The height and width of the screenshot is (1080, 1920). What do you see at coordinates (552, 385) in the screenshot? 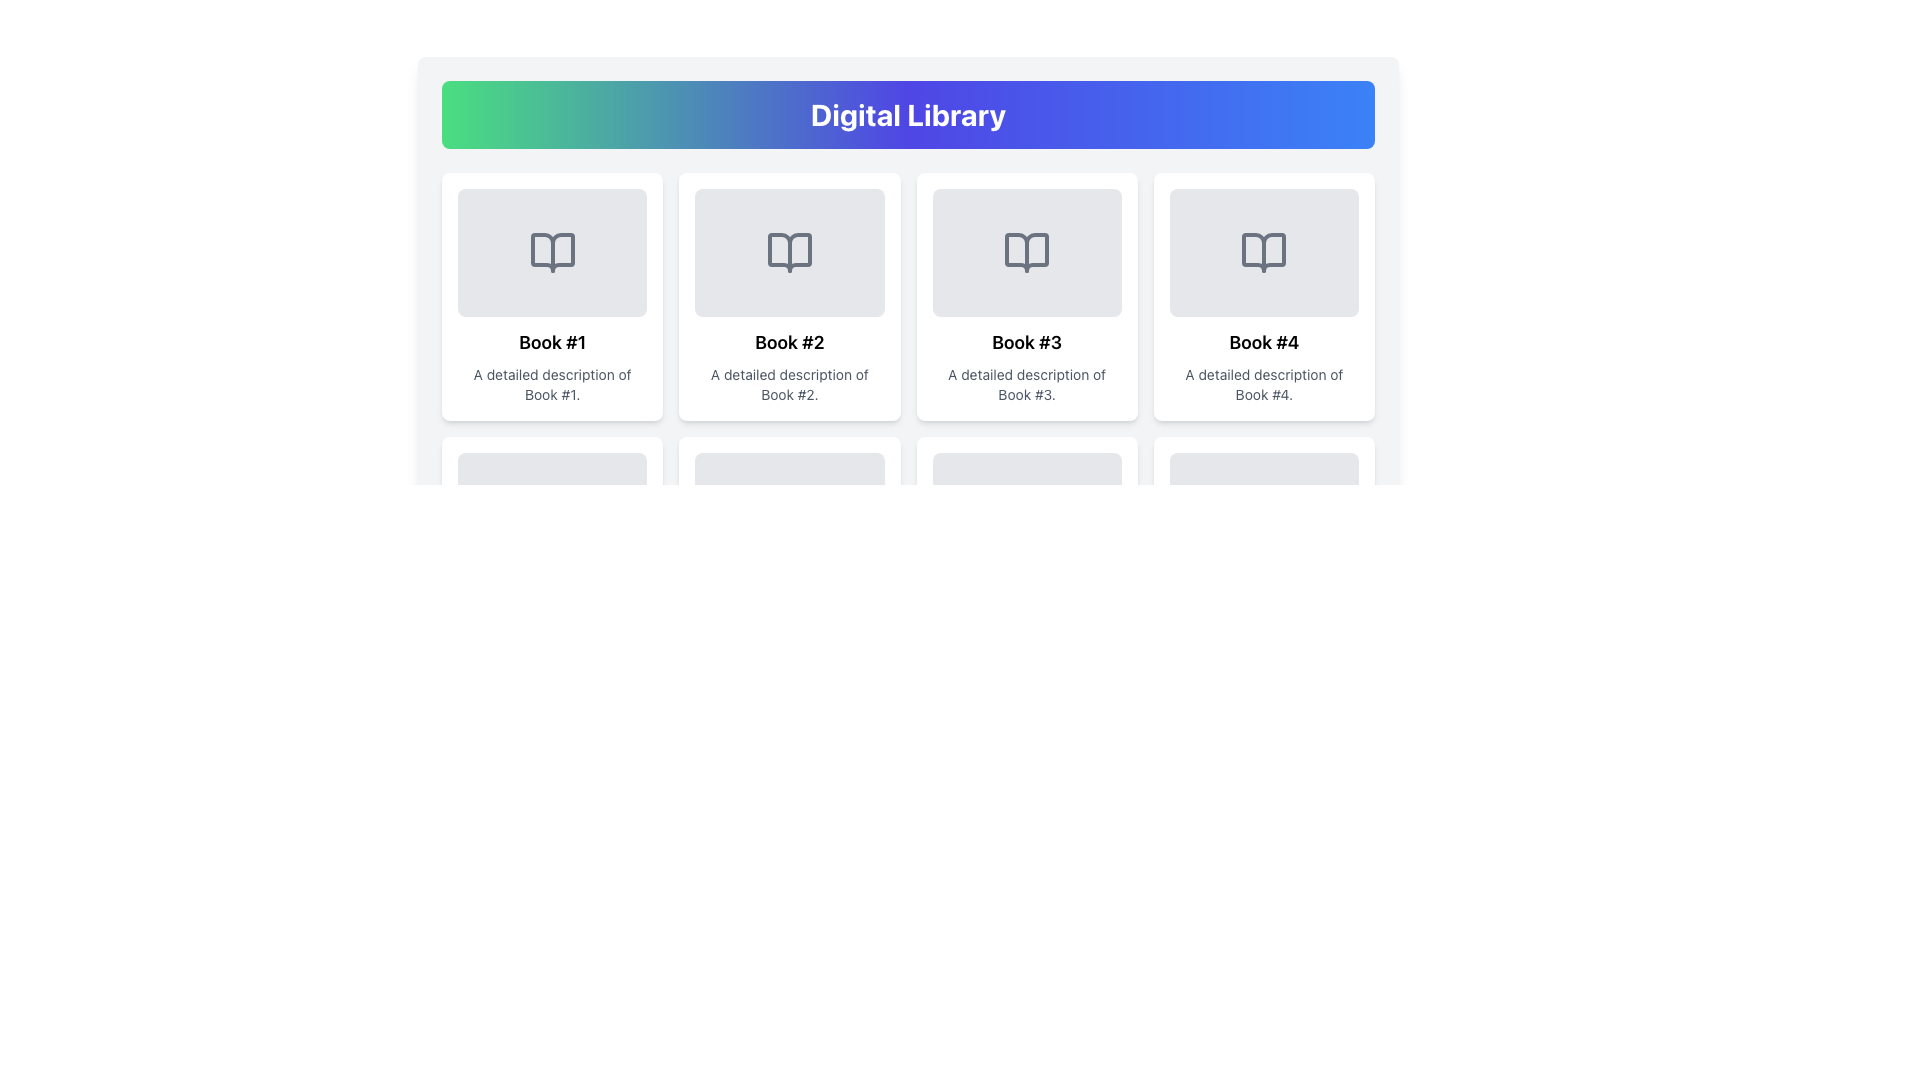
I see `text label that contains 'A detailed description of Book #1.' located below the heading 'Book #1'` at bounding box center [552, 385].